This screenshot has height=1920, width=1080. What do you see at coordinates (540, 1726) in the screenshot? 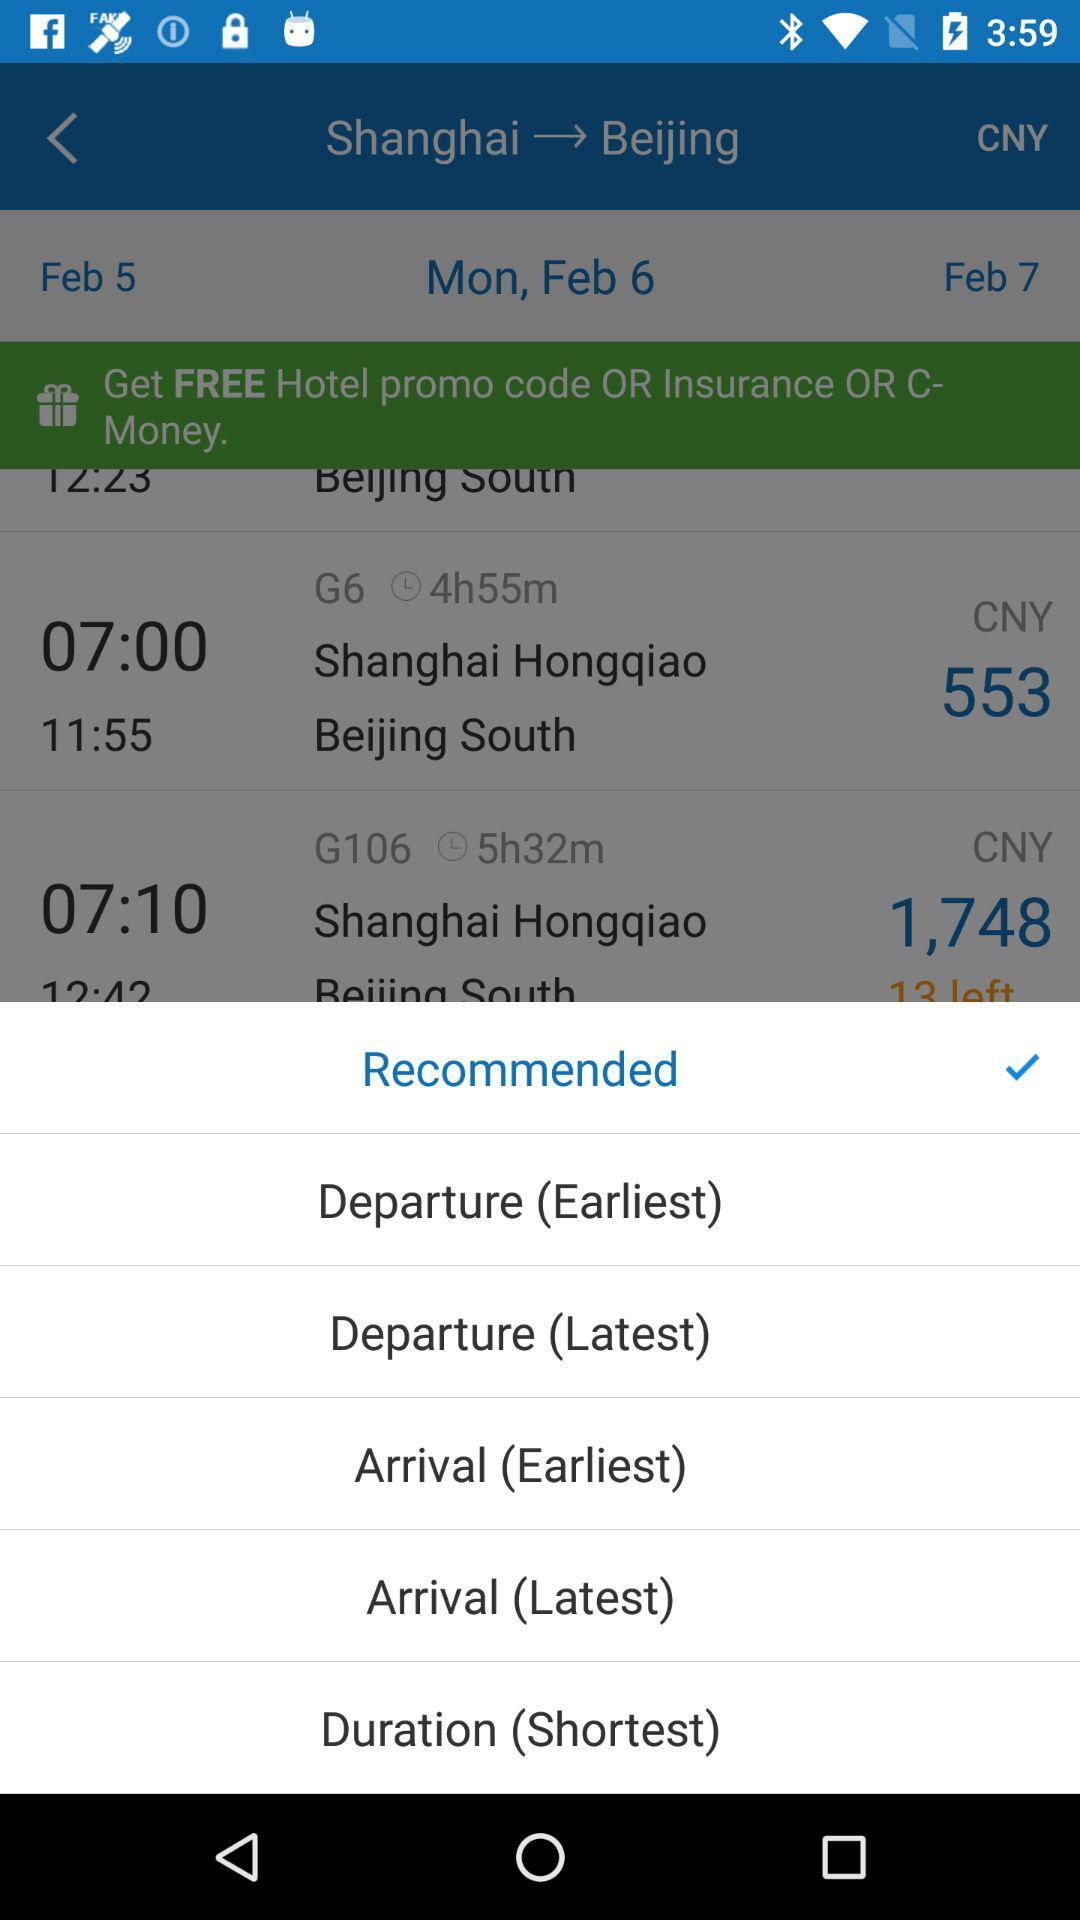
I see `the item below the arrival (latest)` at bounding box center [540, 1726].